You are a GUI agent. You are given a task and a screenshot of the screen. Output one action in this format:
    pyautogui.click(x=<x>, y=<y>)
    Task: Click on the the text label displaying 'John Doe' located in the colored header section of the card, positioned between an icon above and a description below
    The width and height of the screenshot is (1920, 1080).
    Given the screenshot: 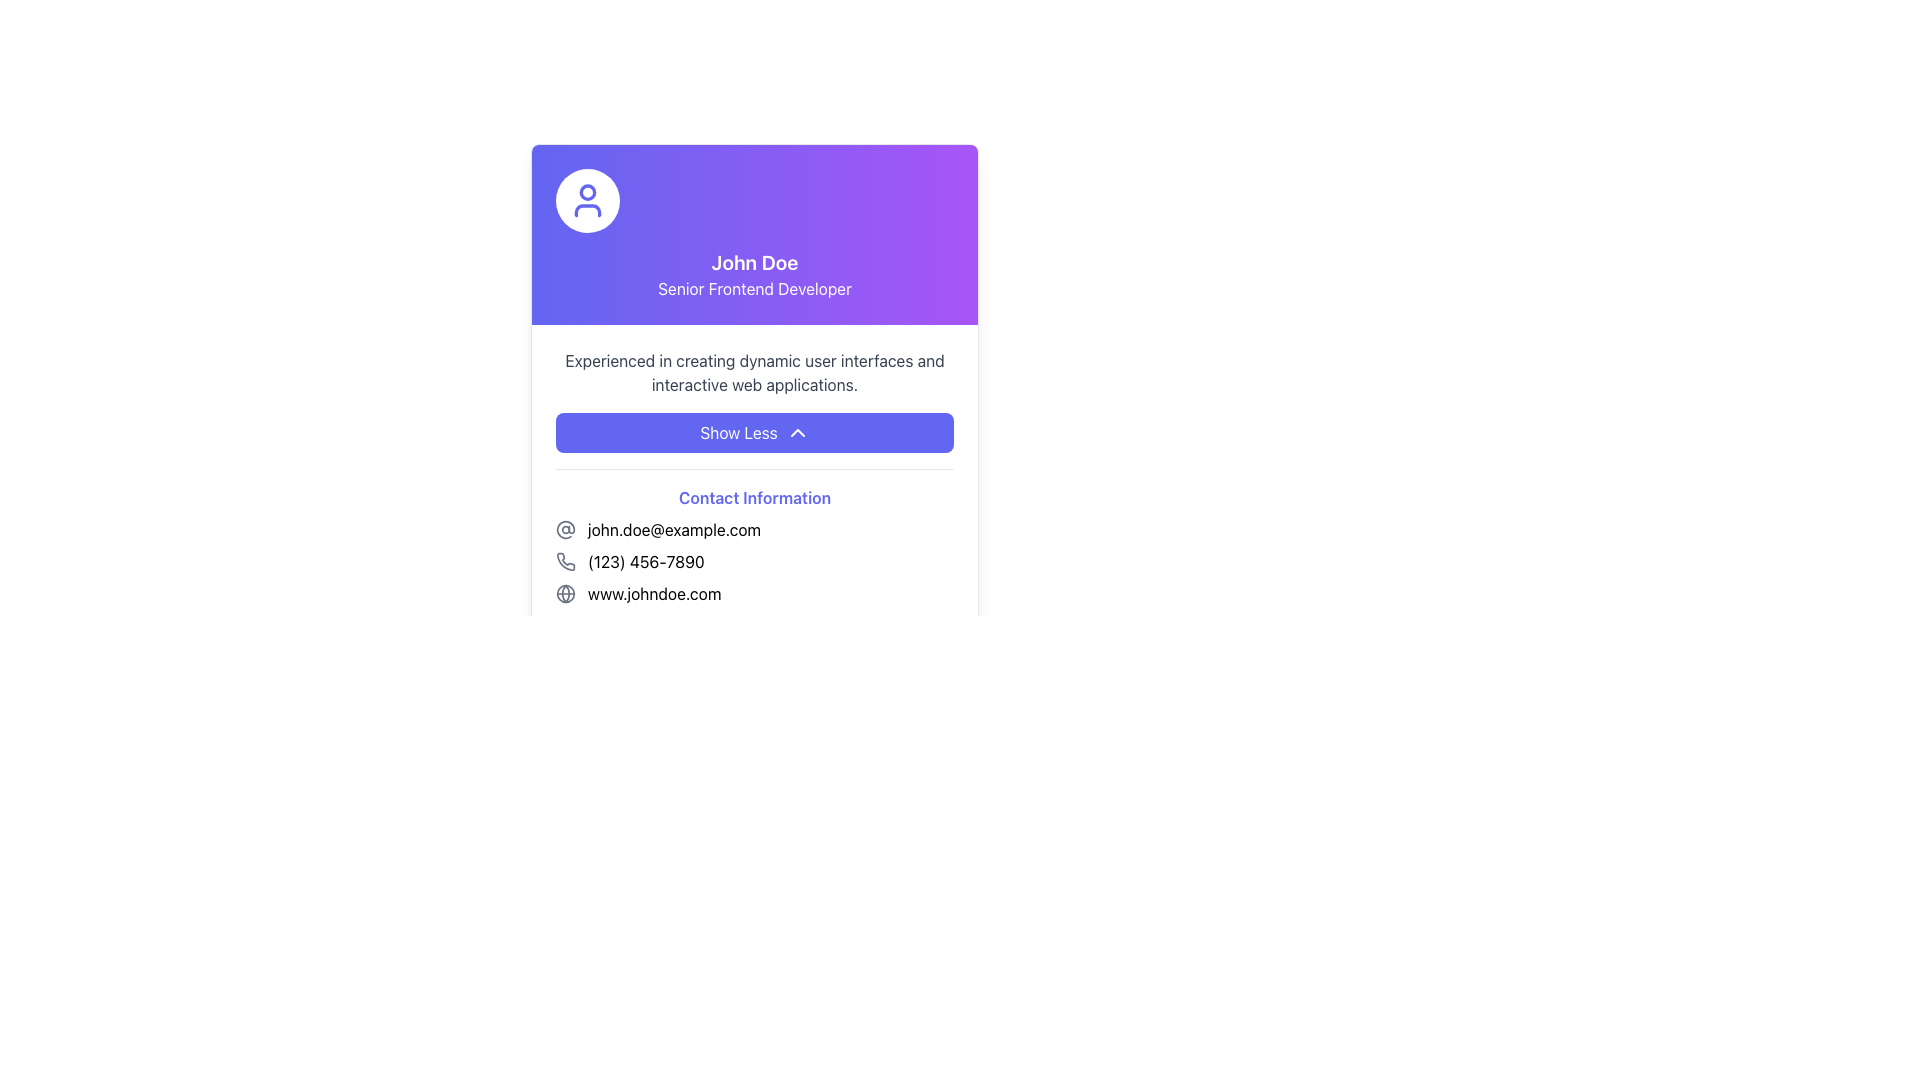 What is the action you would take?
    pyautogui.click(x=753, y=261)
    